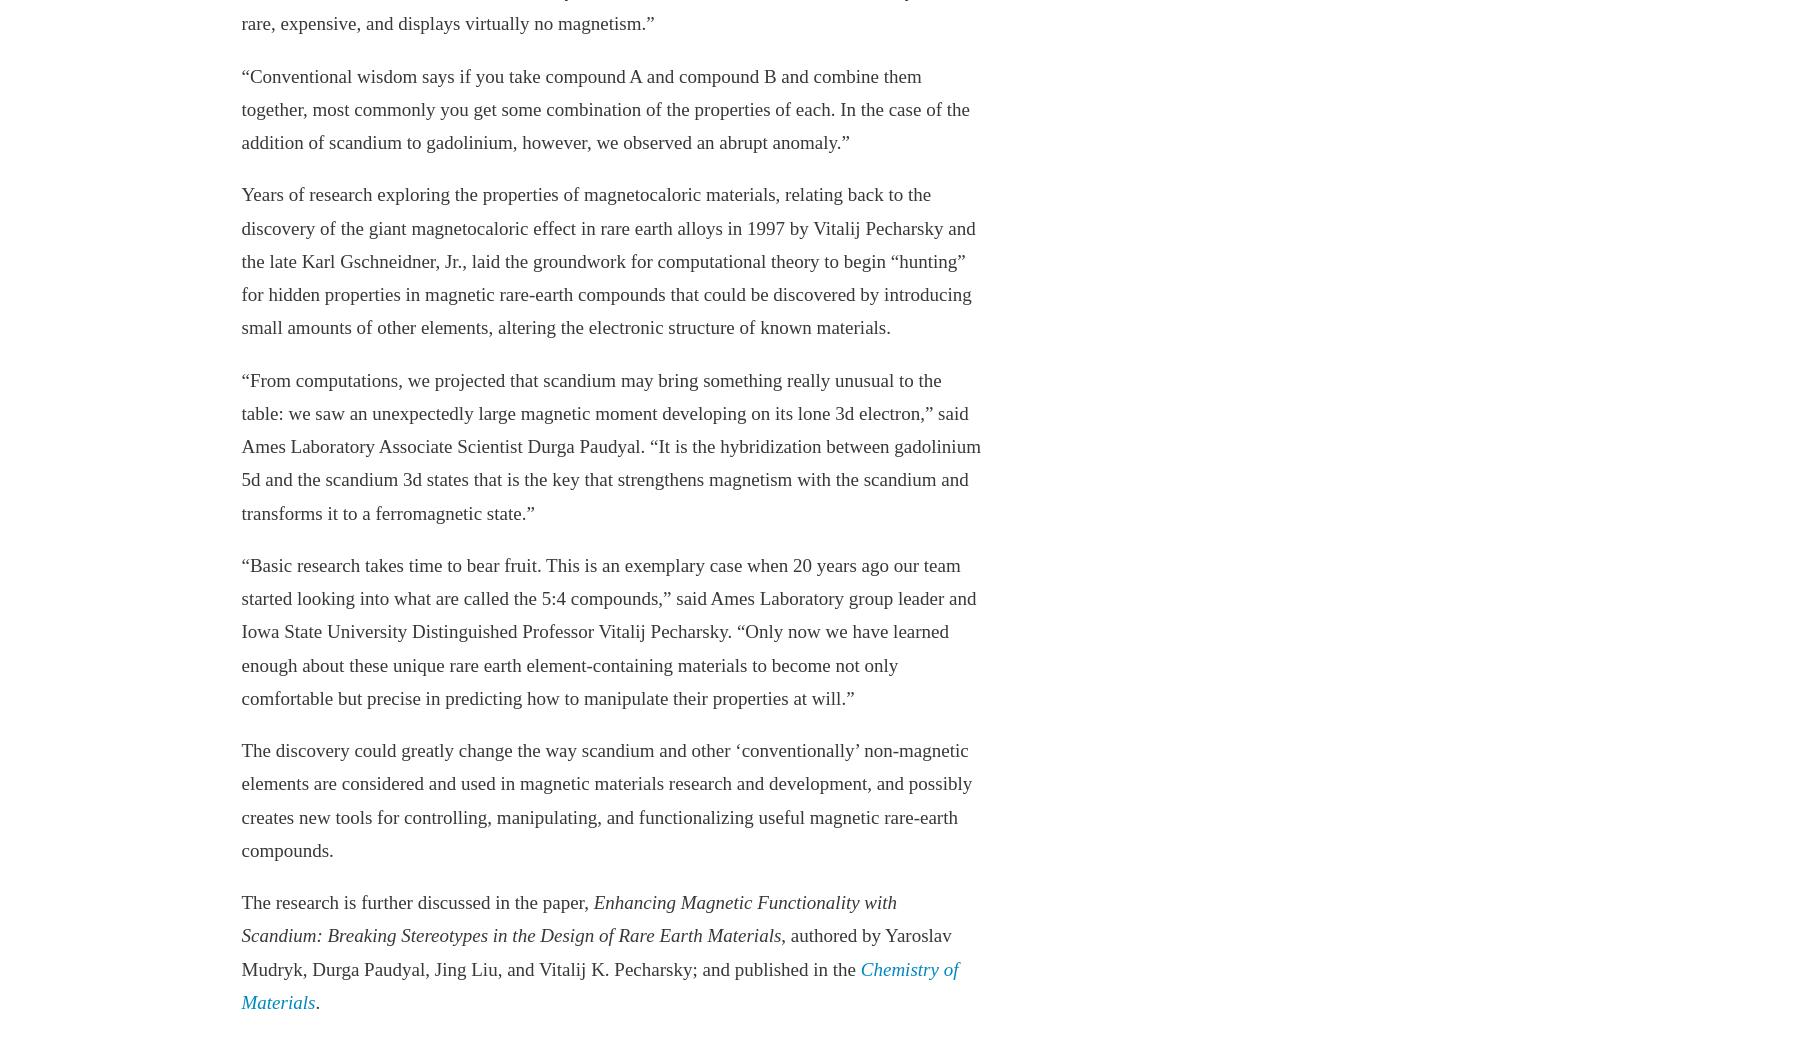 Image resolution: width=1800 pixels, height=1040 pixels. What do you see at coordinates (316, 1001) in the screenshot?
I see `'.'` at bounding box center [316, 1001].